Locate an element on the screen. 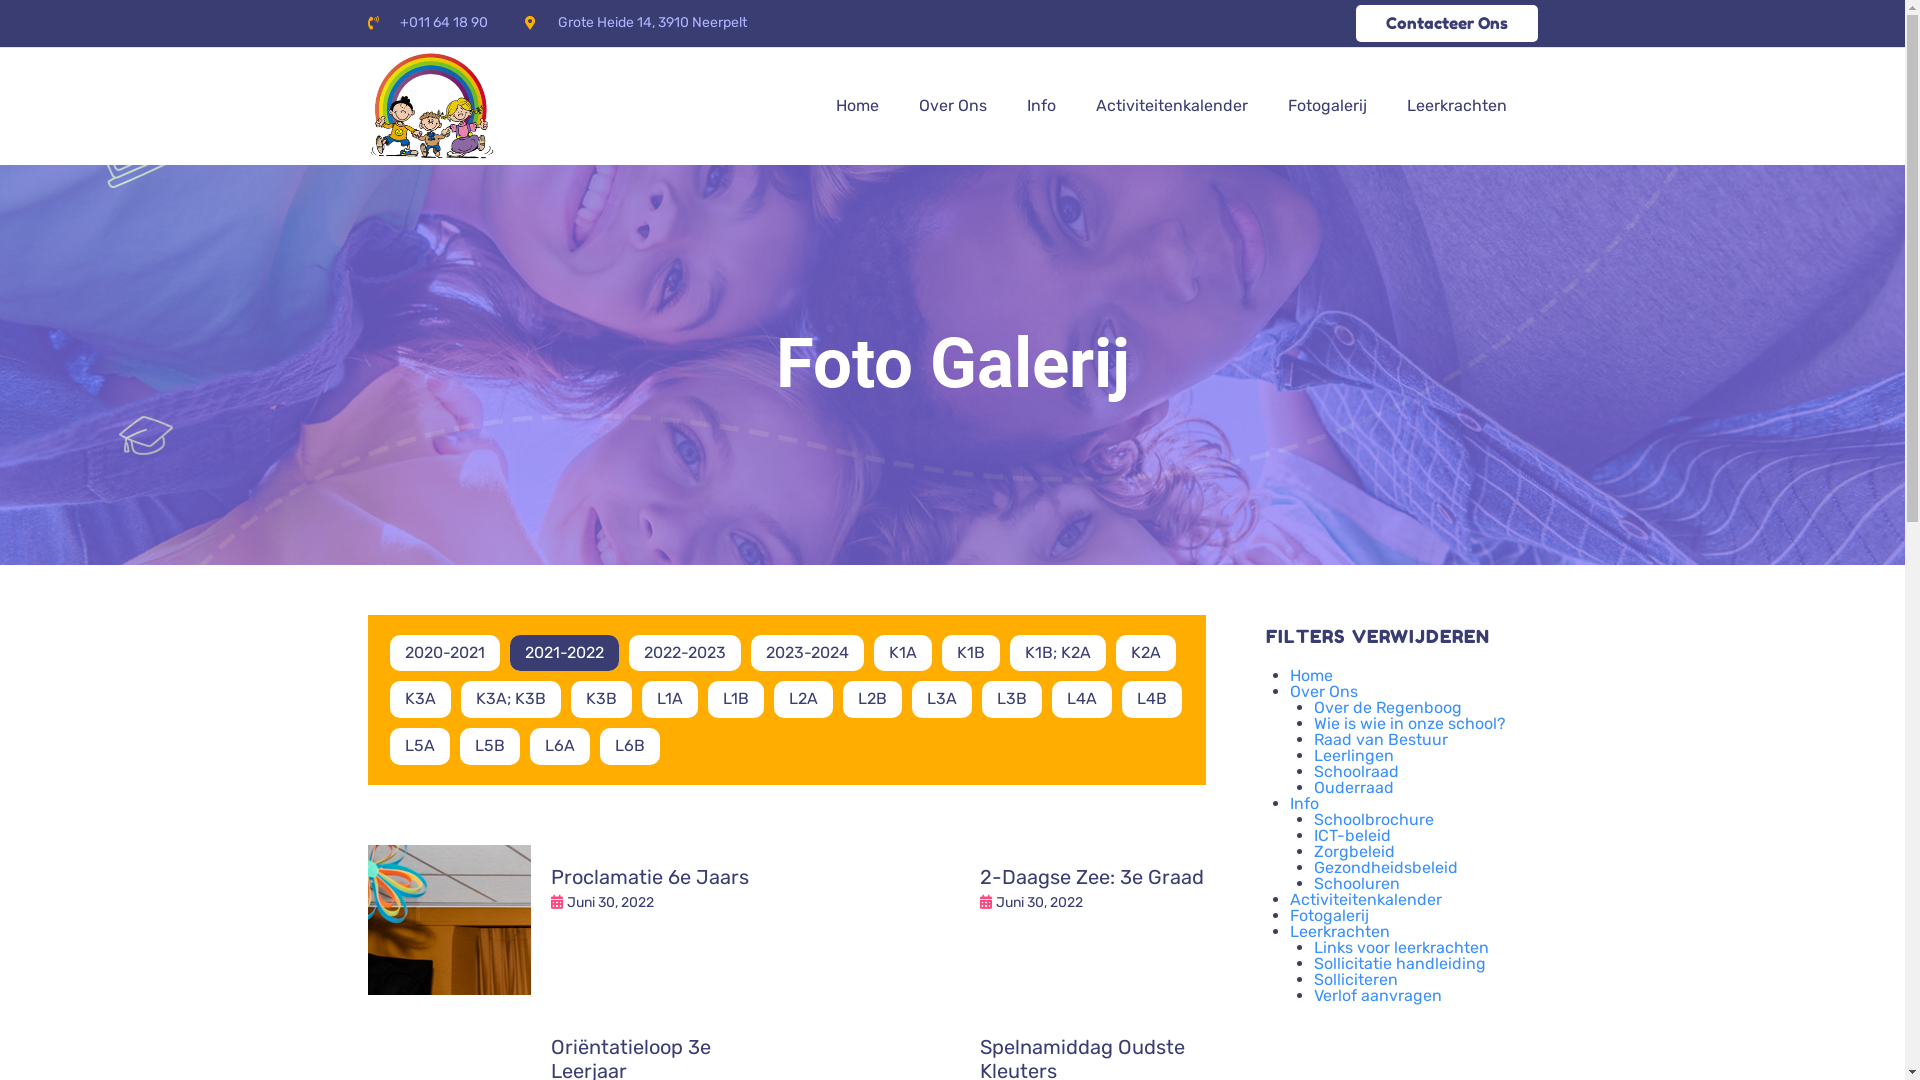 The height and width of the screenshot is (1080, 1920). 'Sollicitatie handleiding' is located at coordinates (1314, 962).